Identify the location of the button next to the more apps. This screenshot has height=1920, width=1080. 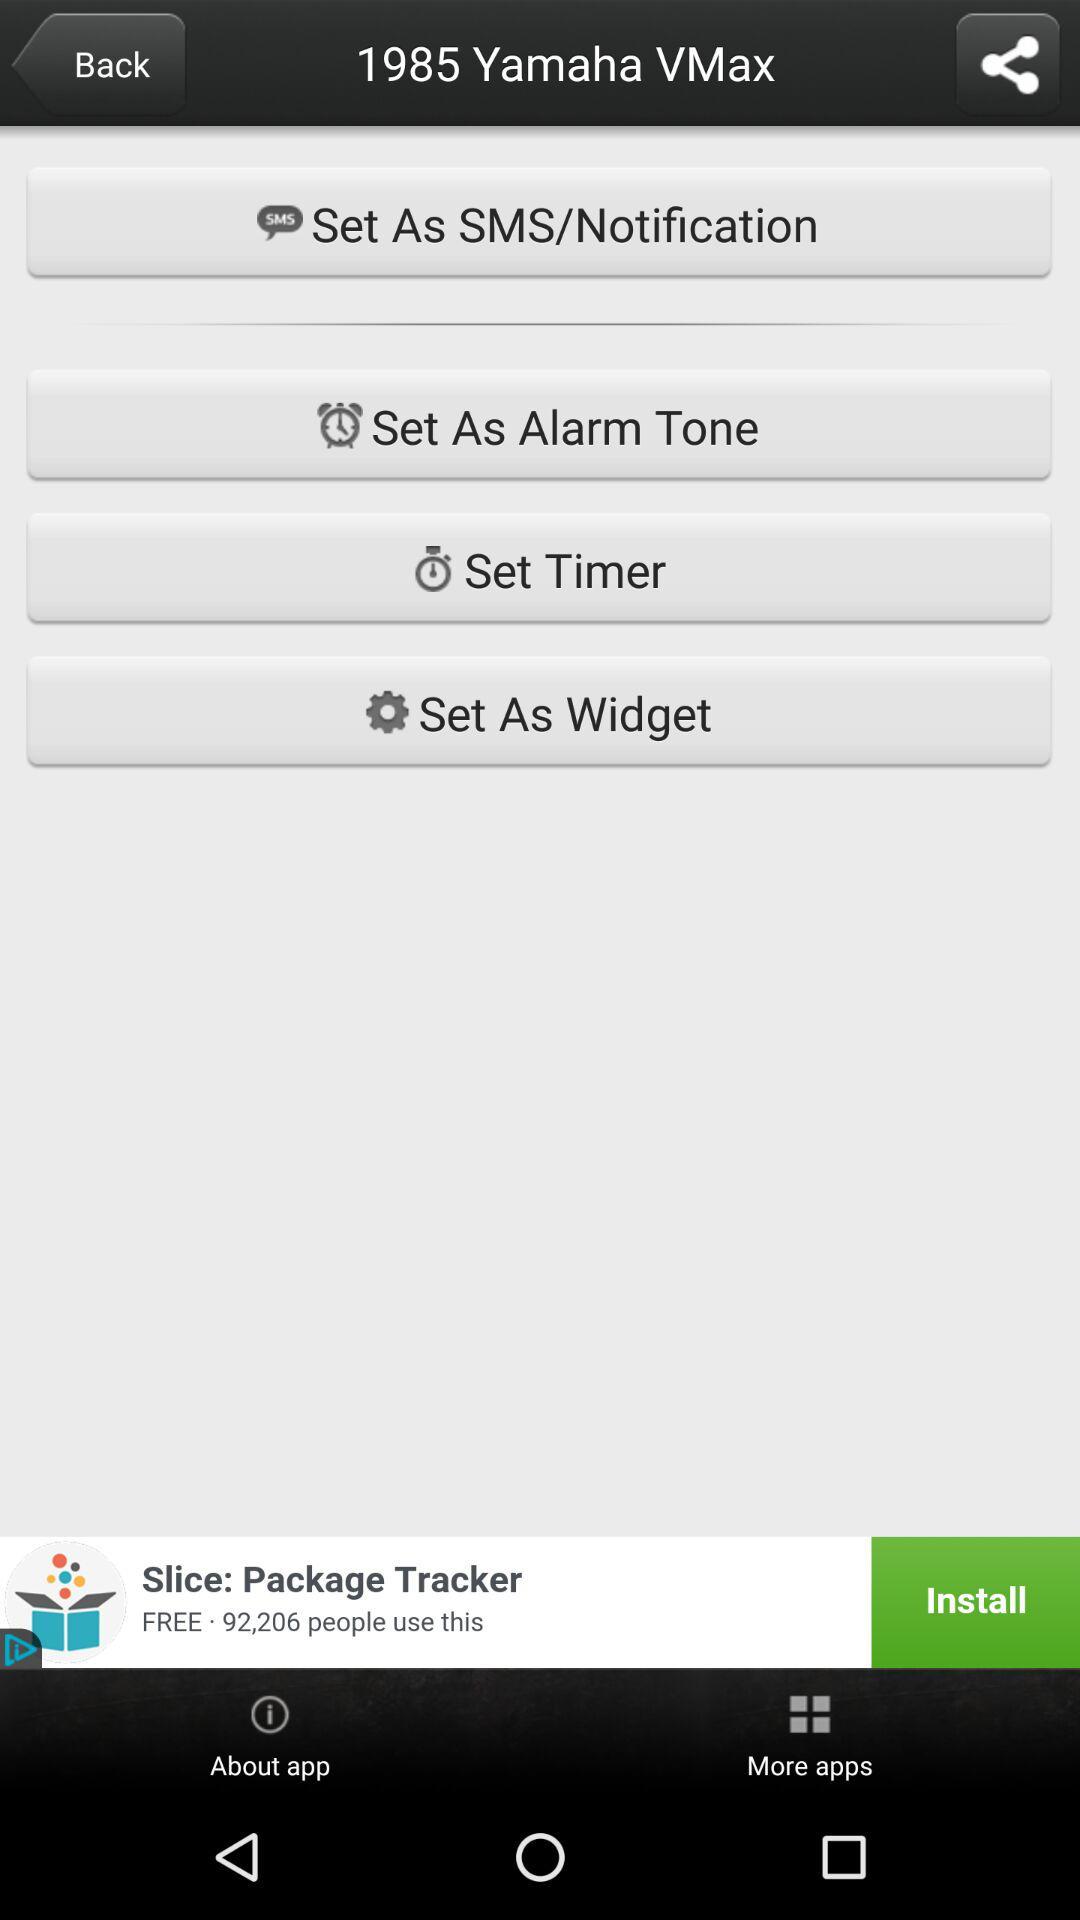
(270, 1732).